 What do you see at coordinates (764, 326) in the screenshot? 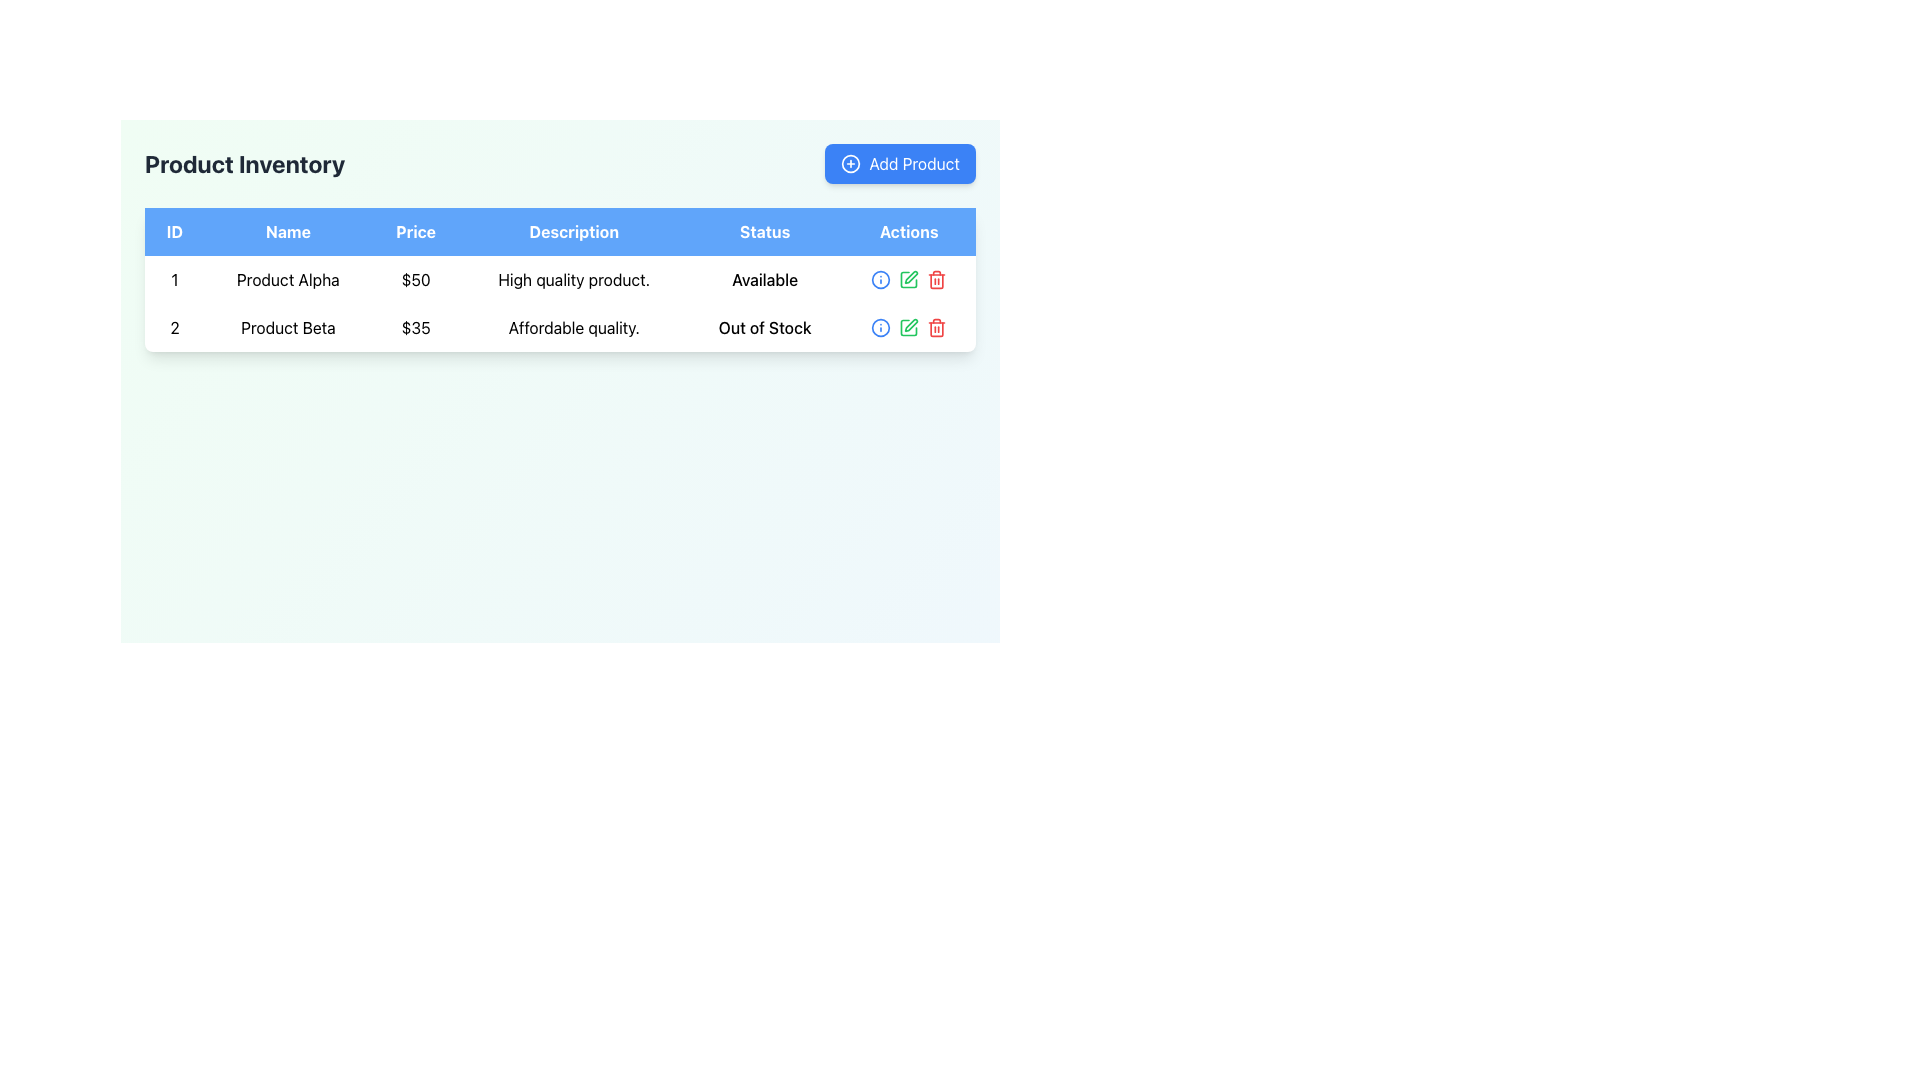
I see `the text label indicating the stock status of 'Product Beta', which shows that the product is currently not available for purchase` at bounding box center [764, 326].